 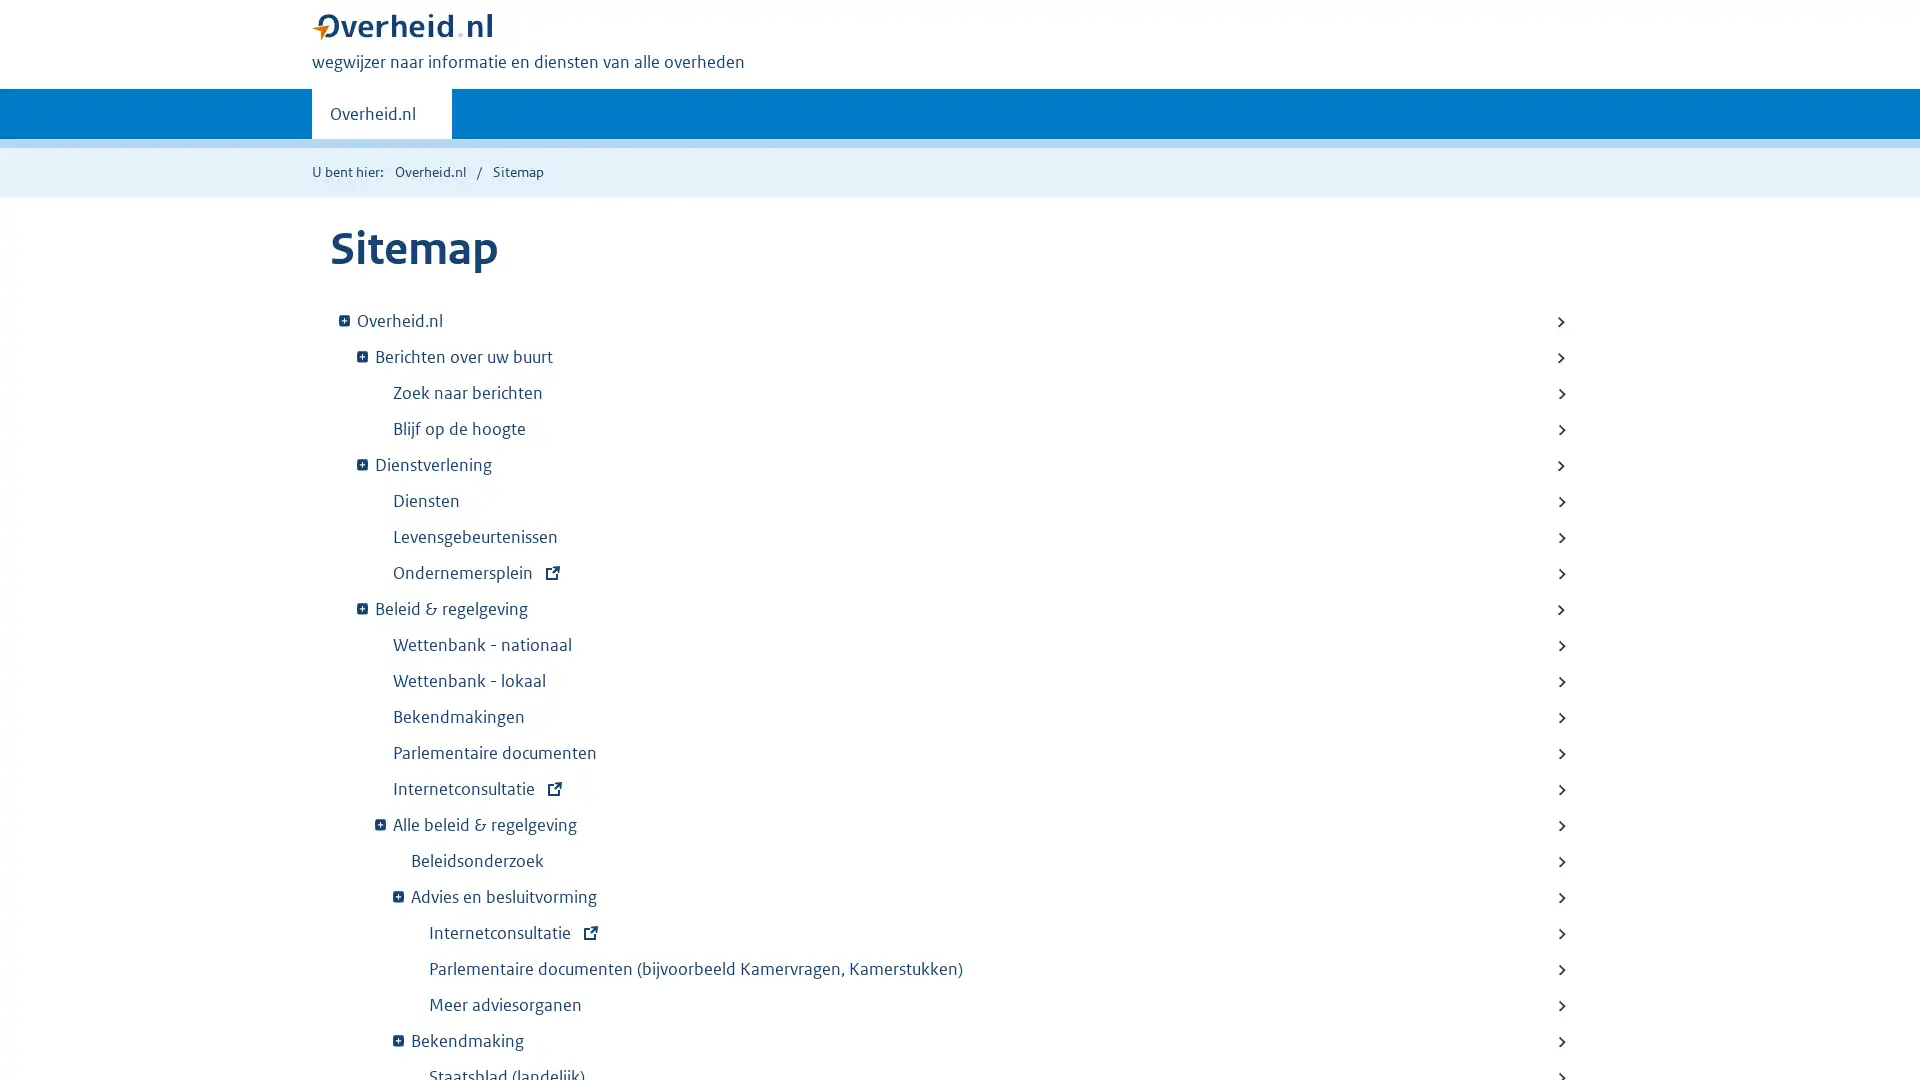 What do you see at coordinates (344, 318) in the screenshot?
I see `Verberg onderliggende` at bounding box center [344, 318].